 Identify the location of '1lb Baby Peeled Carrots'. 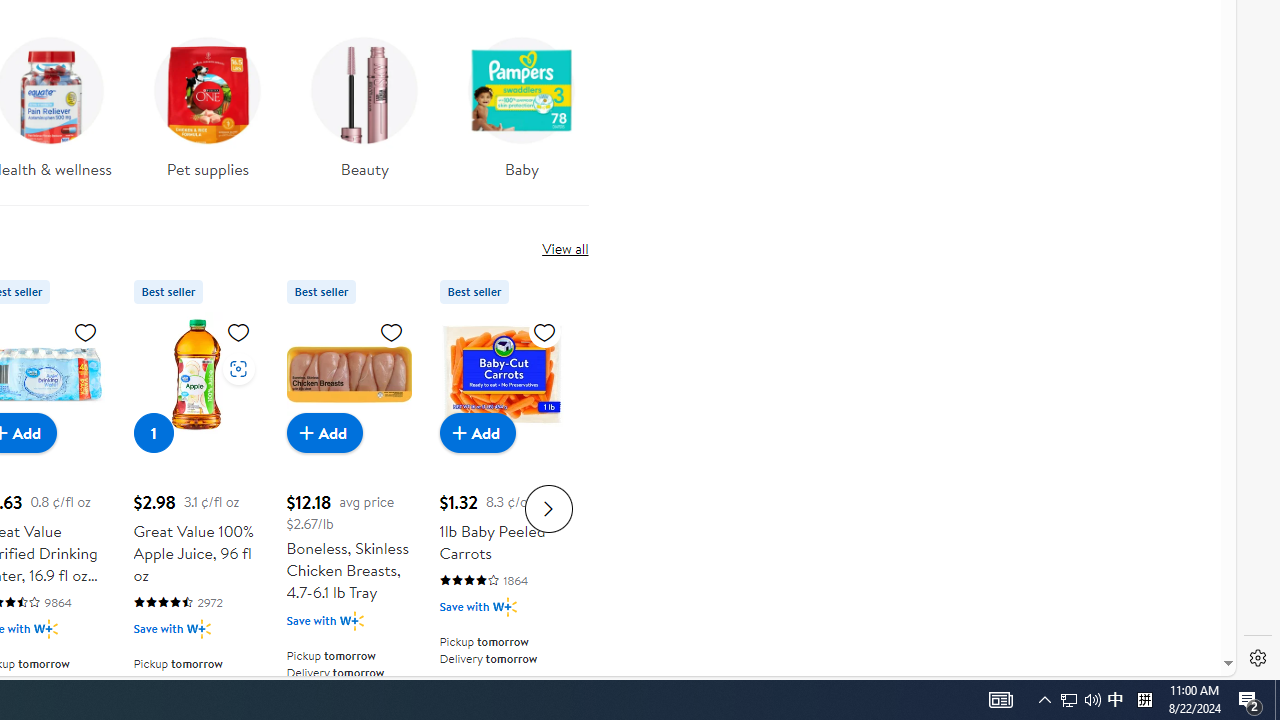
(501, 374).